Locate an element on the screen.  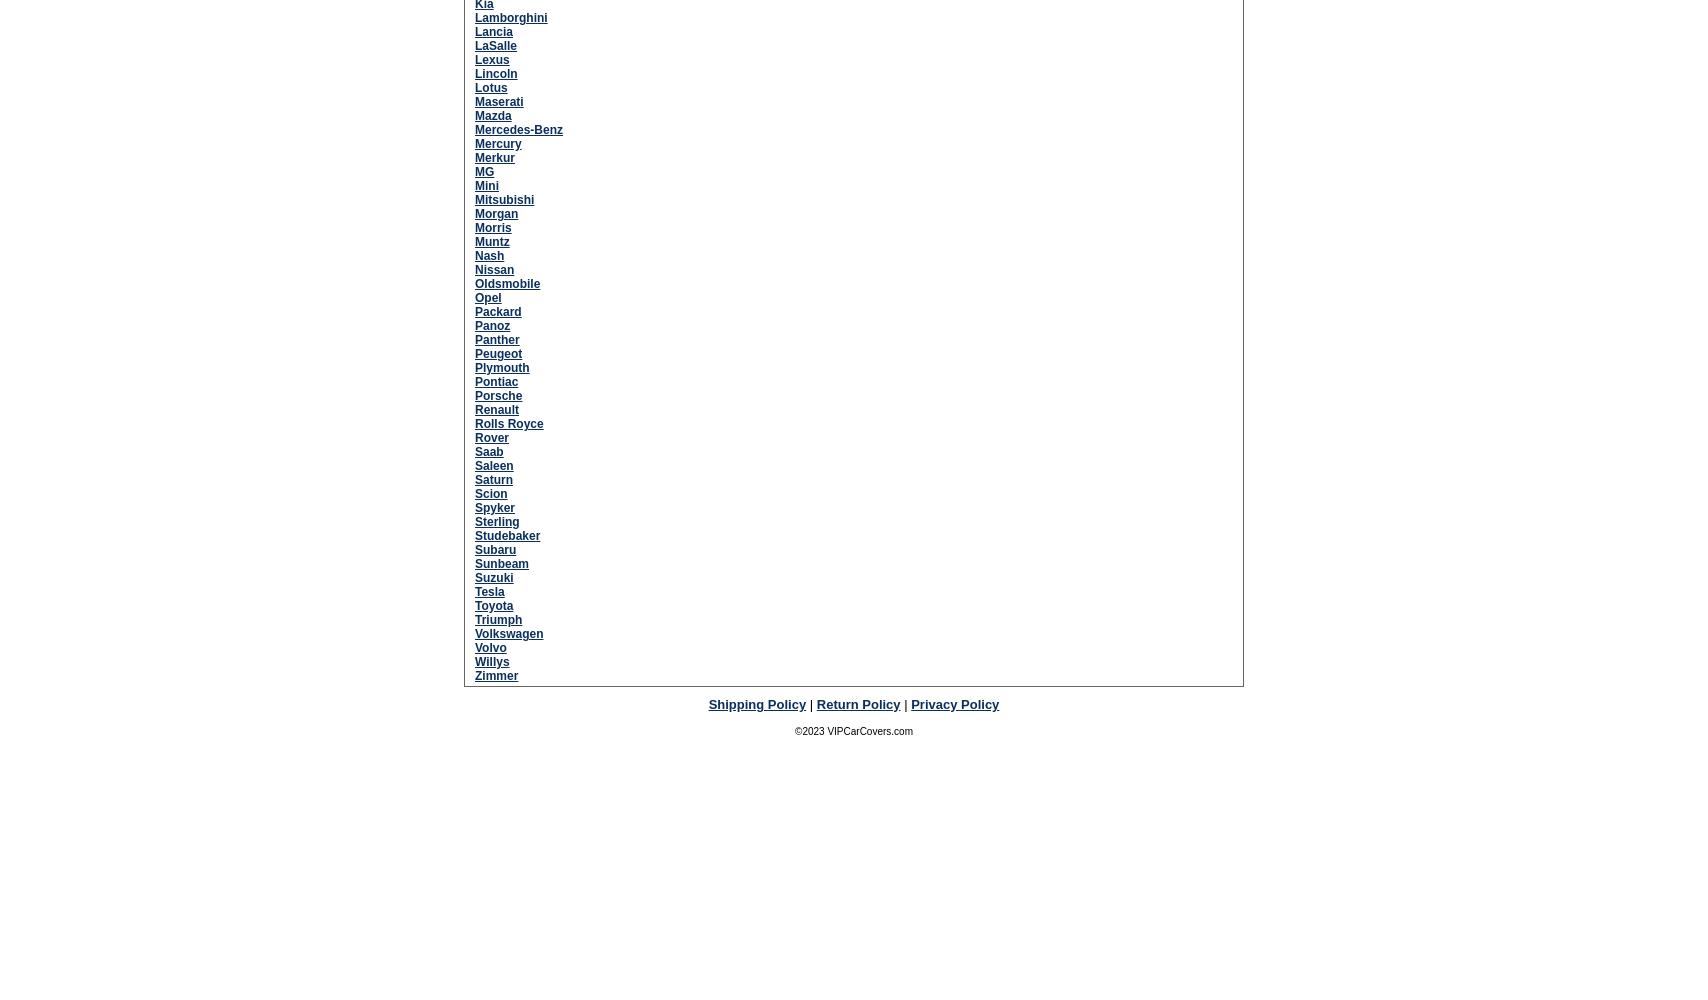
'Saturn' is located at coordinates (493, 478).